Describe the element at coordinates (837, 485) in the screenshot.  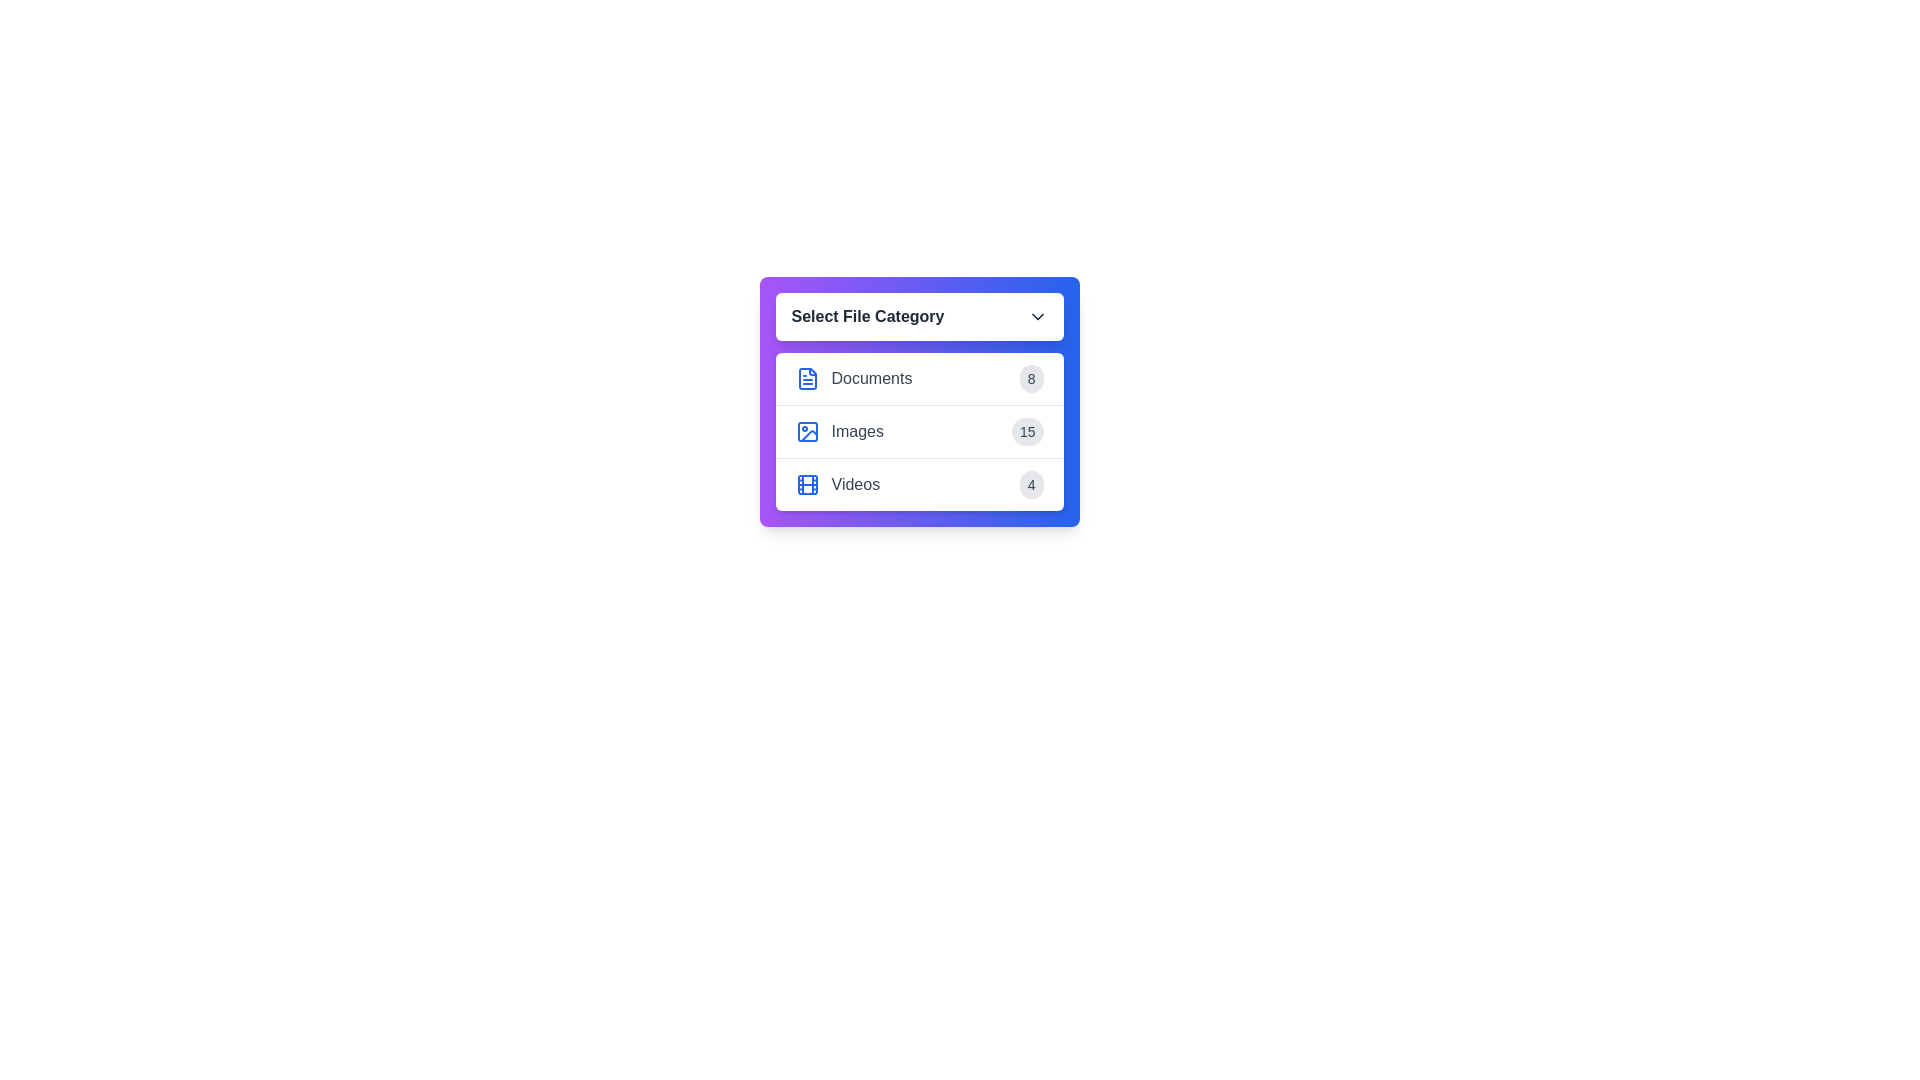
I see `the 'Videos' label with the accompanying grid icon` at that location.